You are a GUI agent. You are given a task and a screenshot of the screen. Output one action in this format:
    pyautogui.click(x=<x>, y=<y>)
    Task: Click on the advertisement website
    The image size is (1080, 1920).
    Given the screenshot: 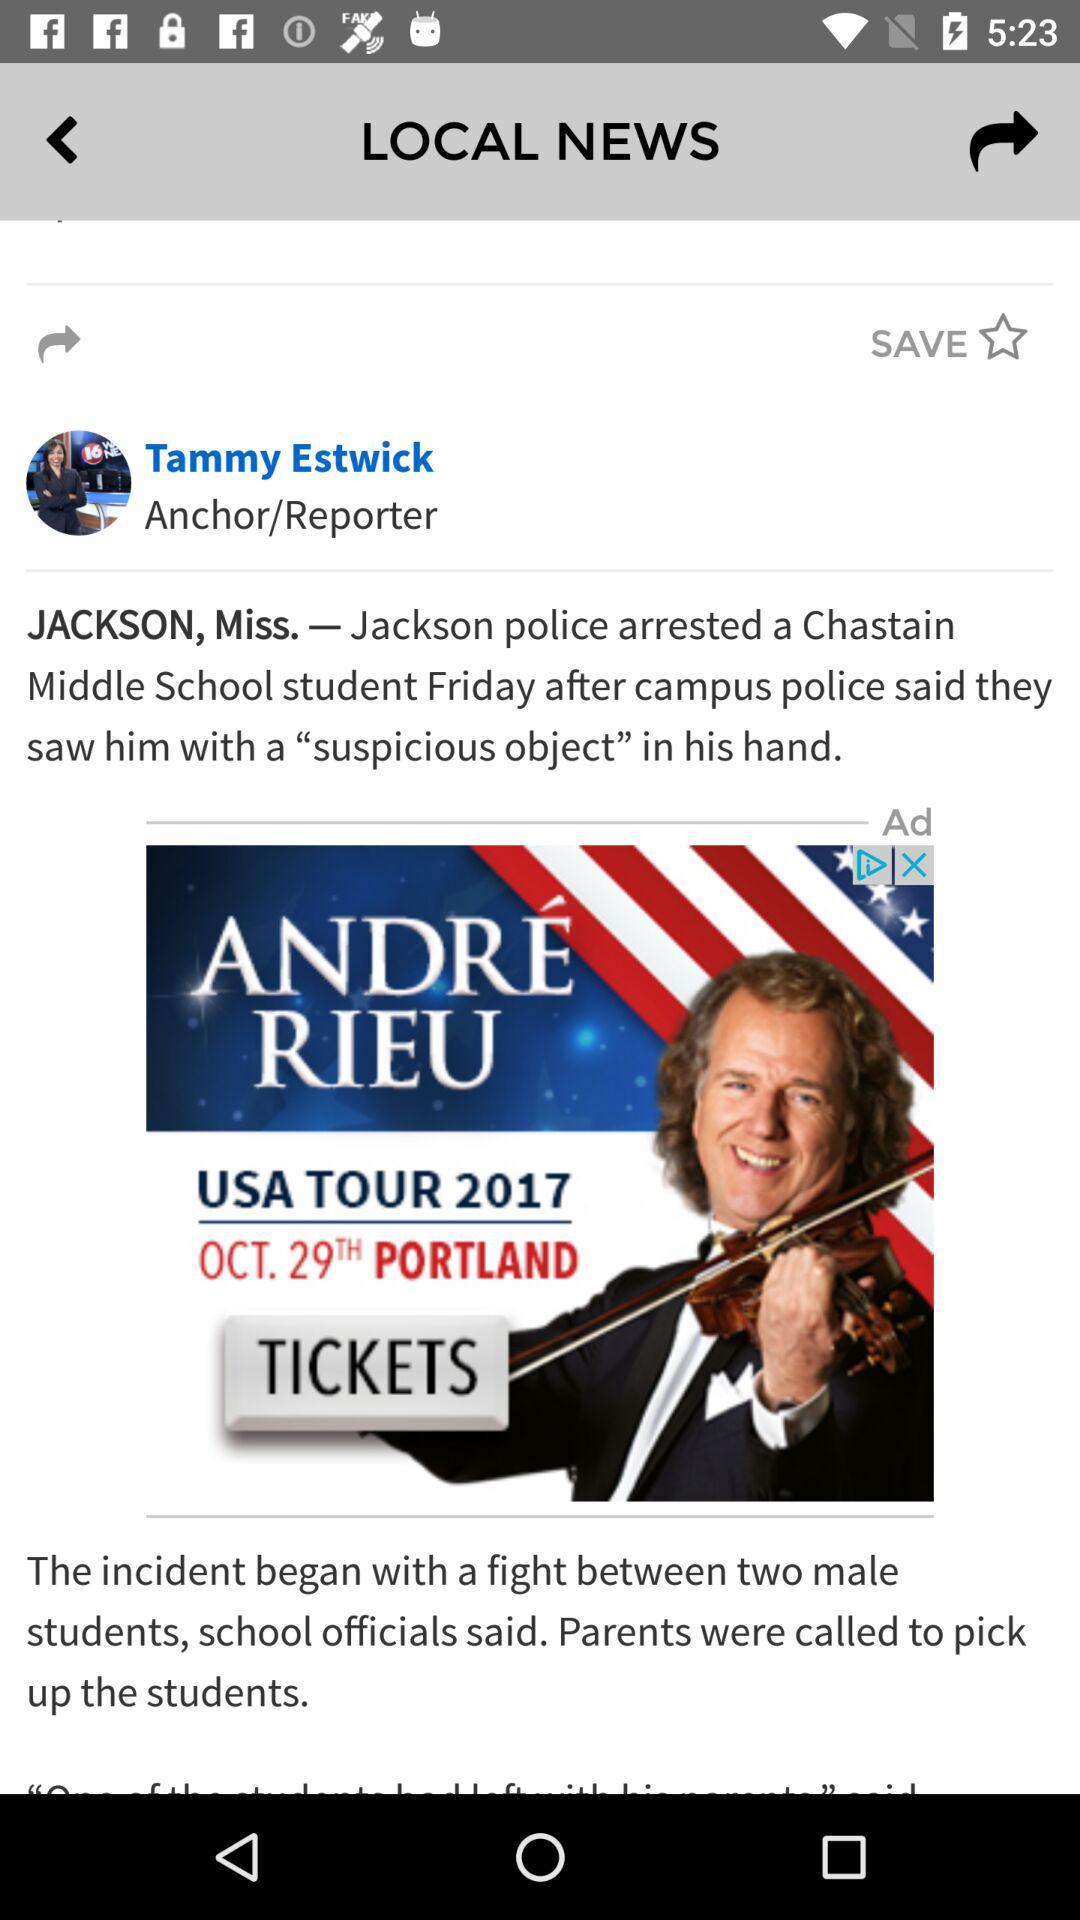 What is the action you would take?
    pyautogui.click(x=540, y=1173)
    